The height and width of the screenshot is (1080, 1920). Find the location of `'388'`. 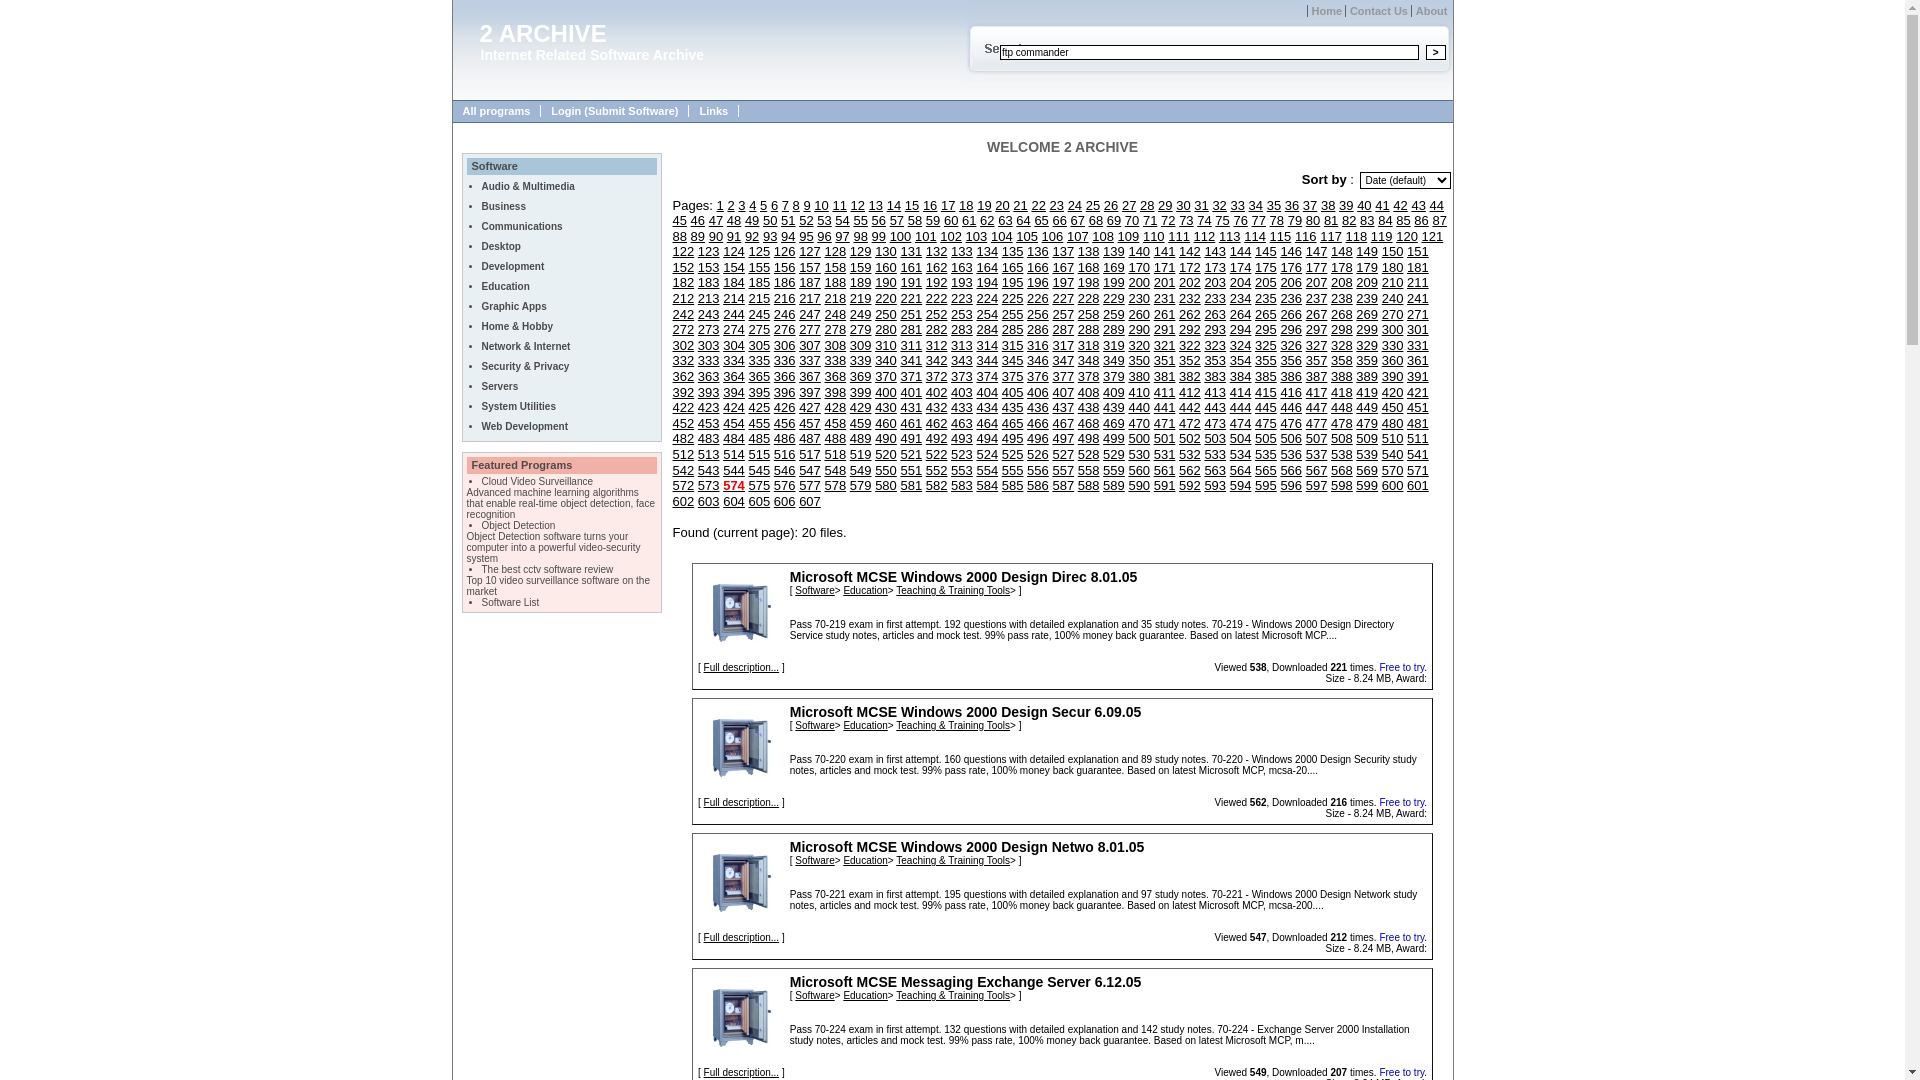

'388' is located at coordinates (1342, 376).